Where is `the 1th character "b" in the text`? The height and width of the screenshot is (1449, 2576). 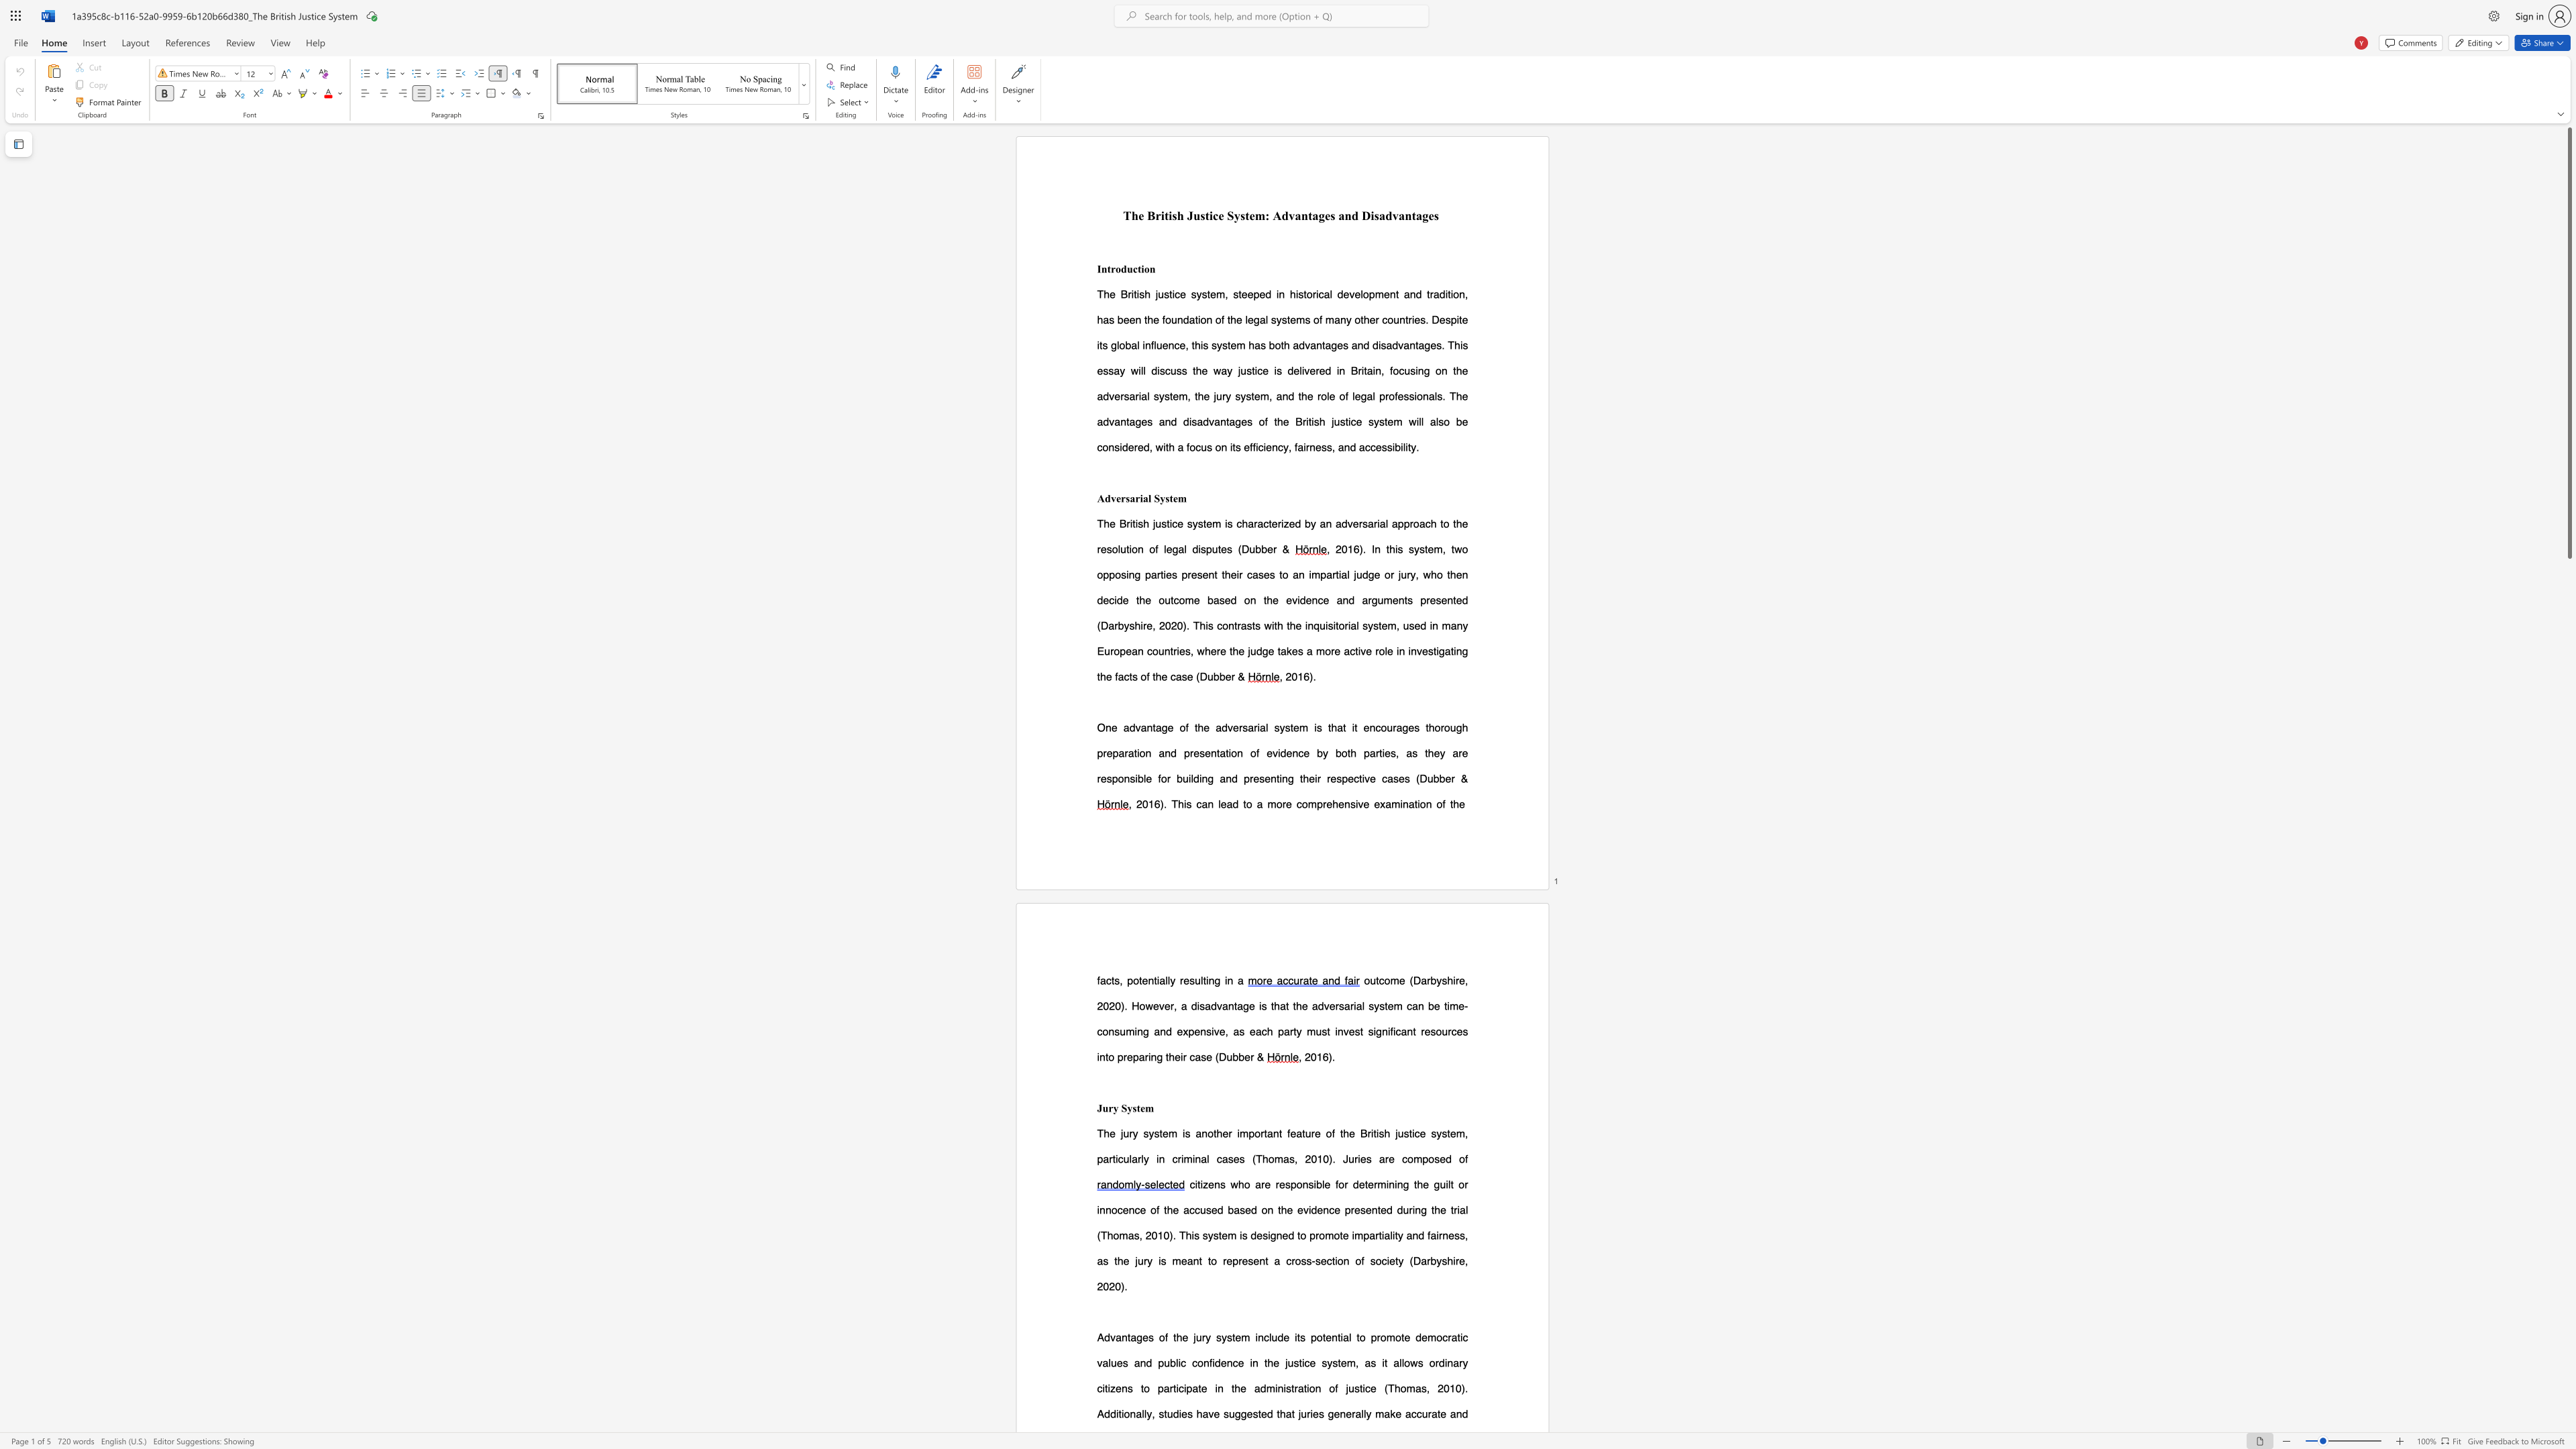 the 1th character "b" in the text is located at coordinates (1319, 1183).